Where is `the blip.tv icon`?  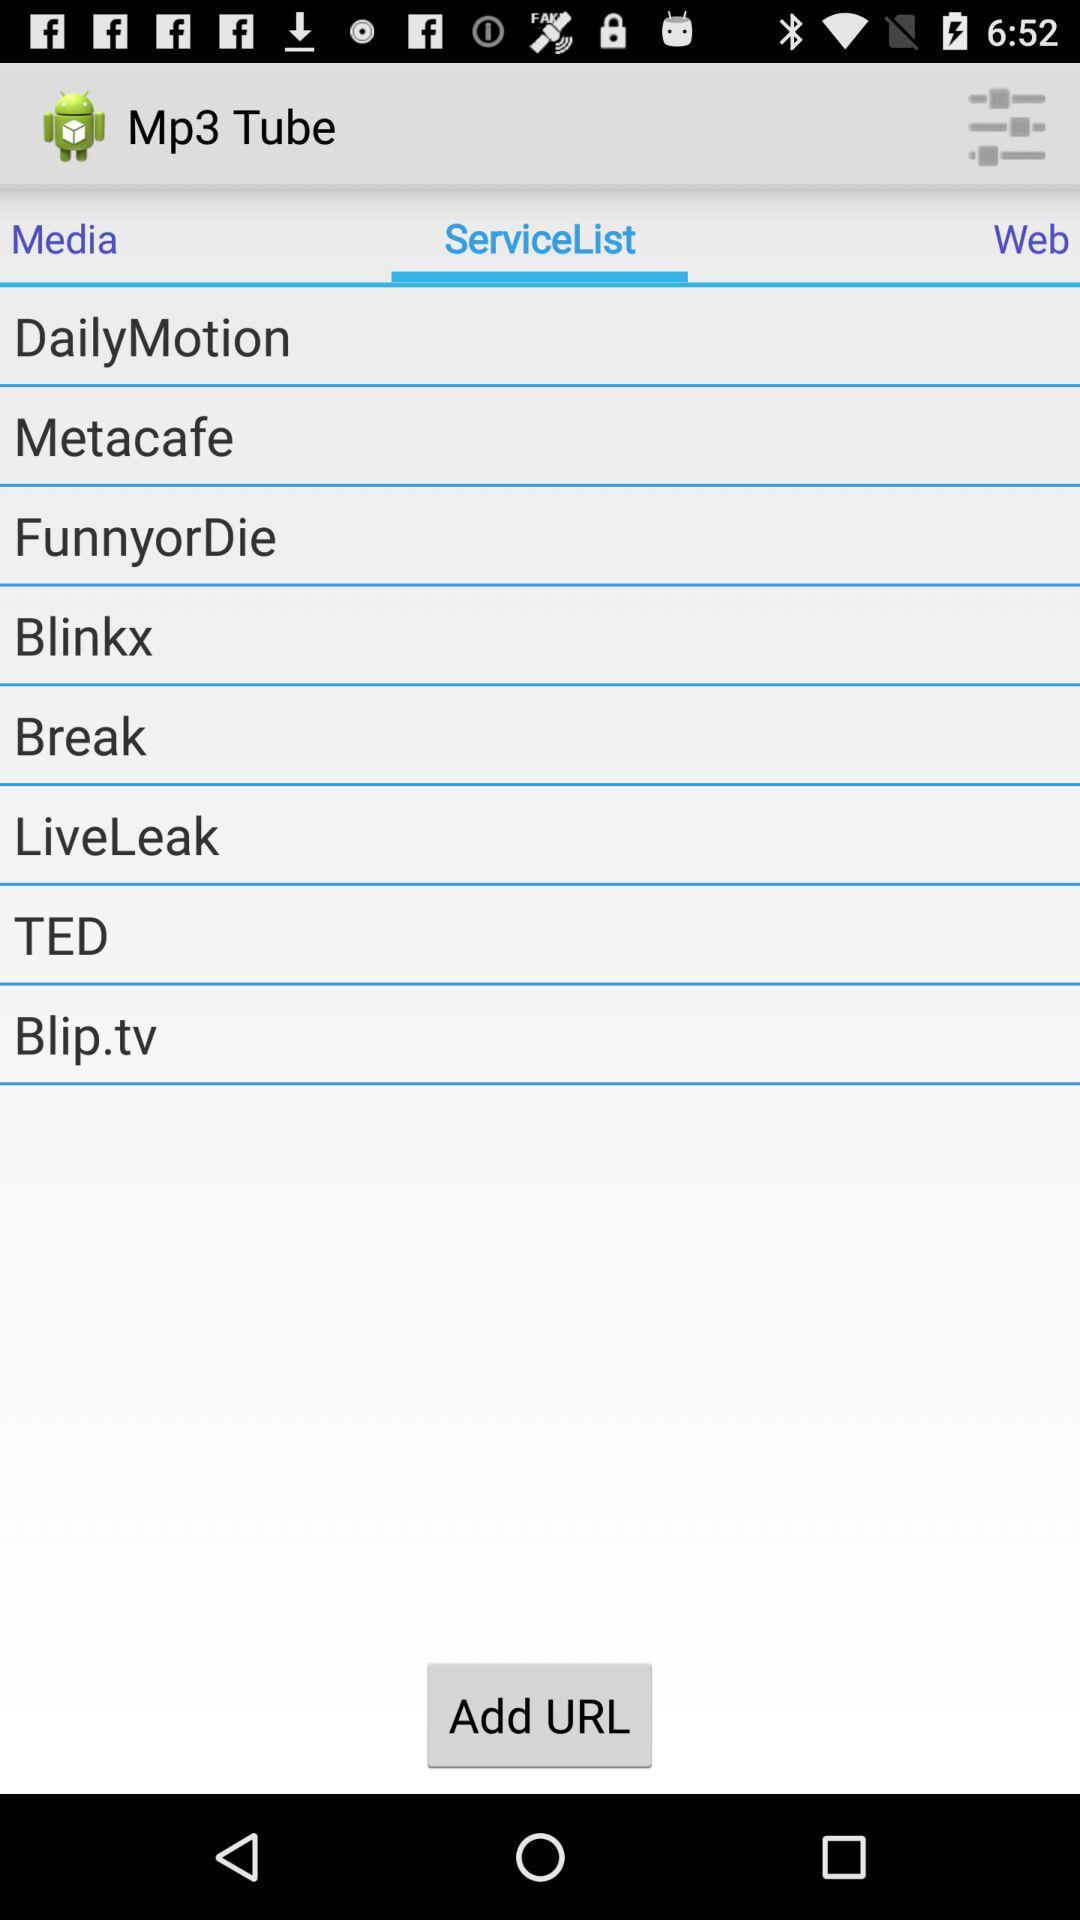
the blip.tv icon is located at coordinates (546, 1033).